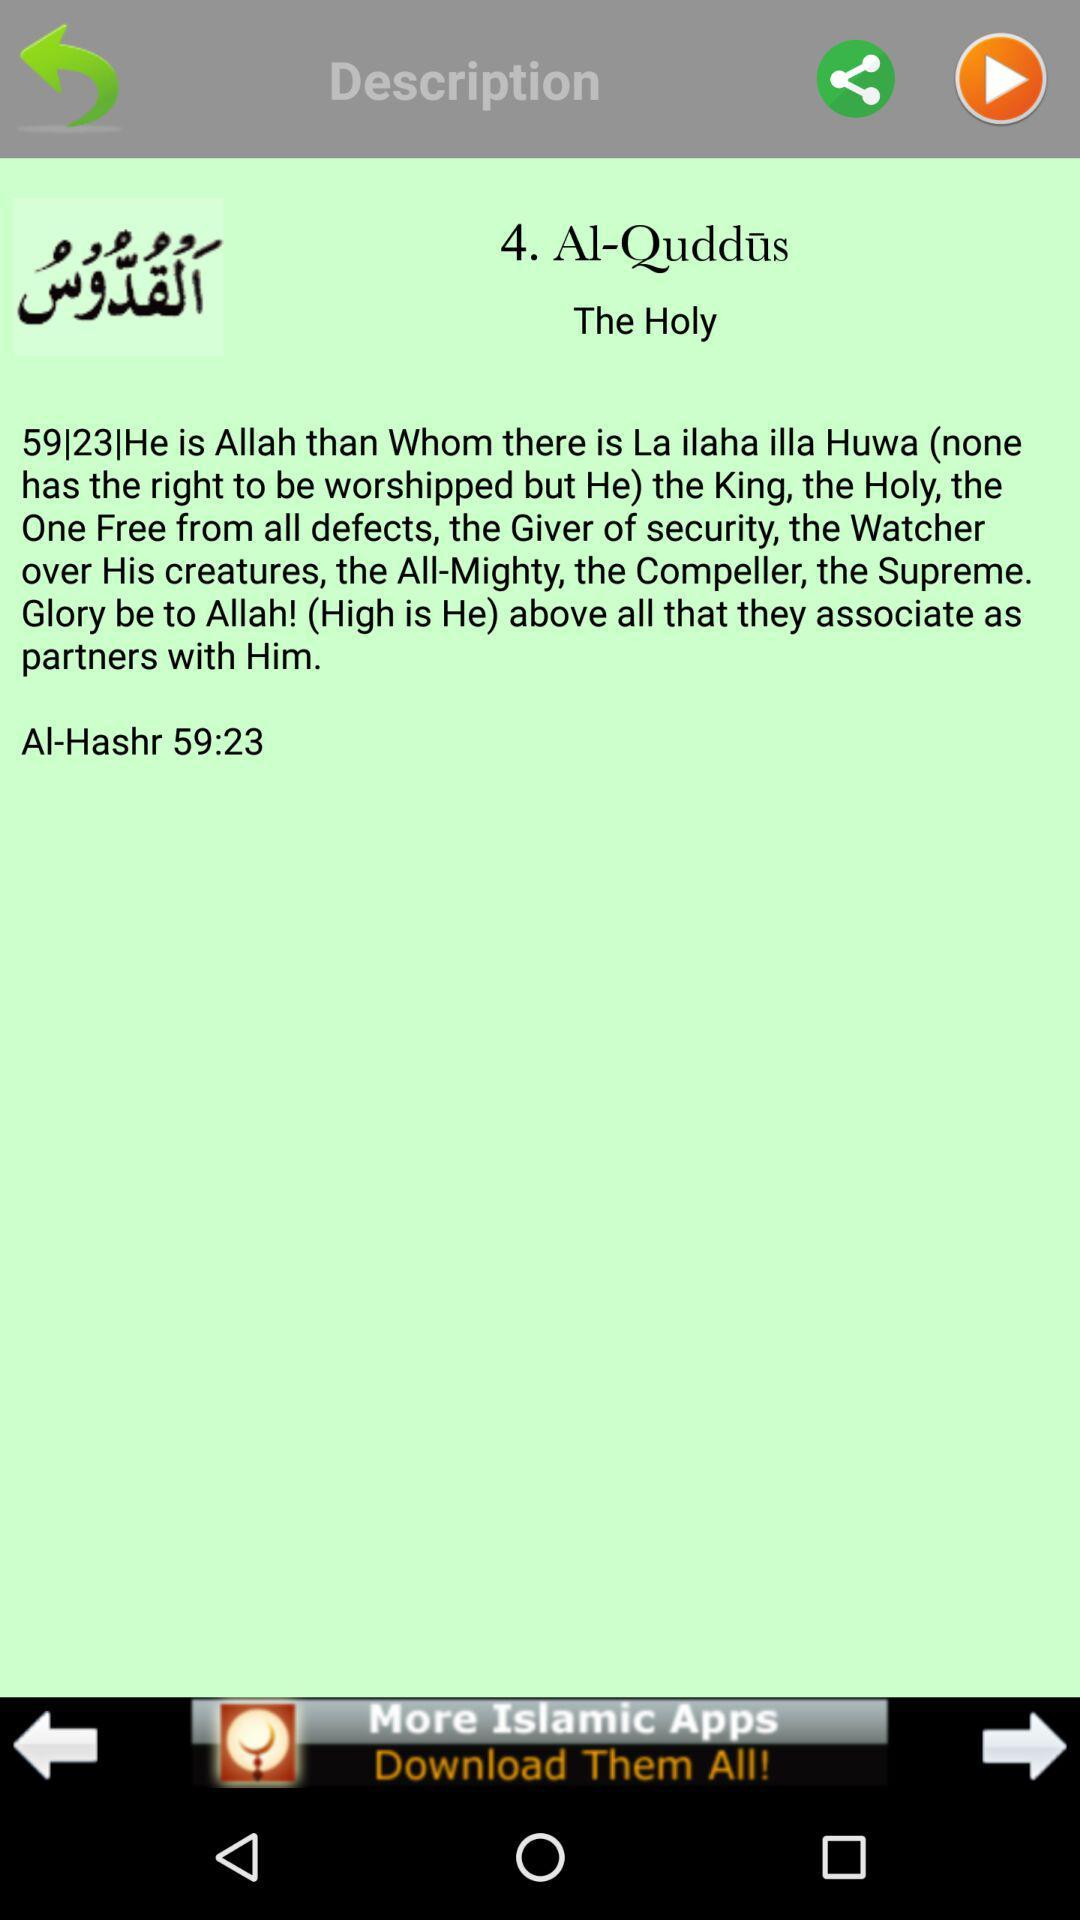 This screenshot has height=1920, width=1080. Describe the element at coordinates (538, 1741) in the screenshot. I see `the icon at the bottom` at that location.